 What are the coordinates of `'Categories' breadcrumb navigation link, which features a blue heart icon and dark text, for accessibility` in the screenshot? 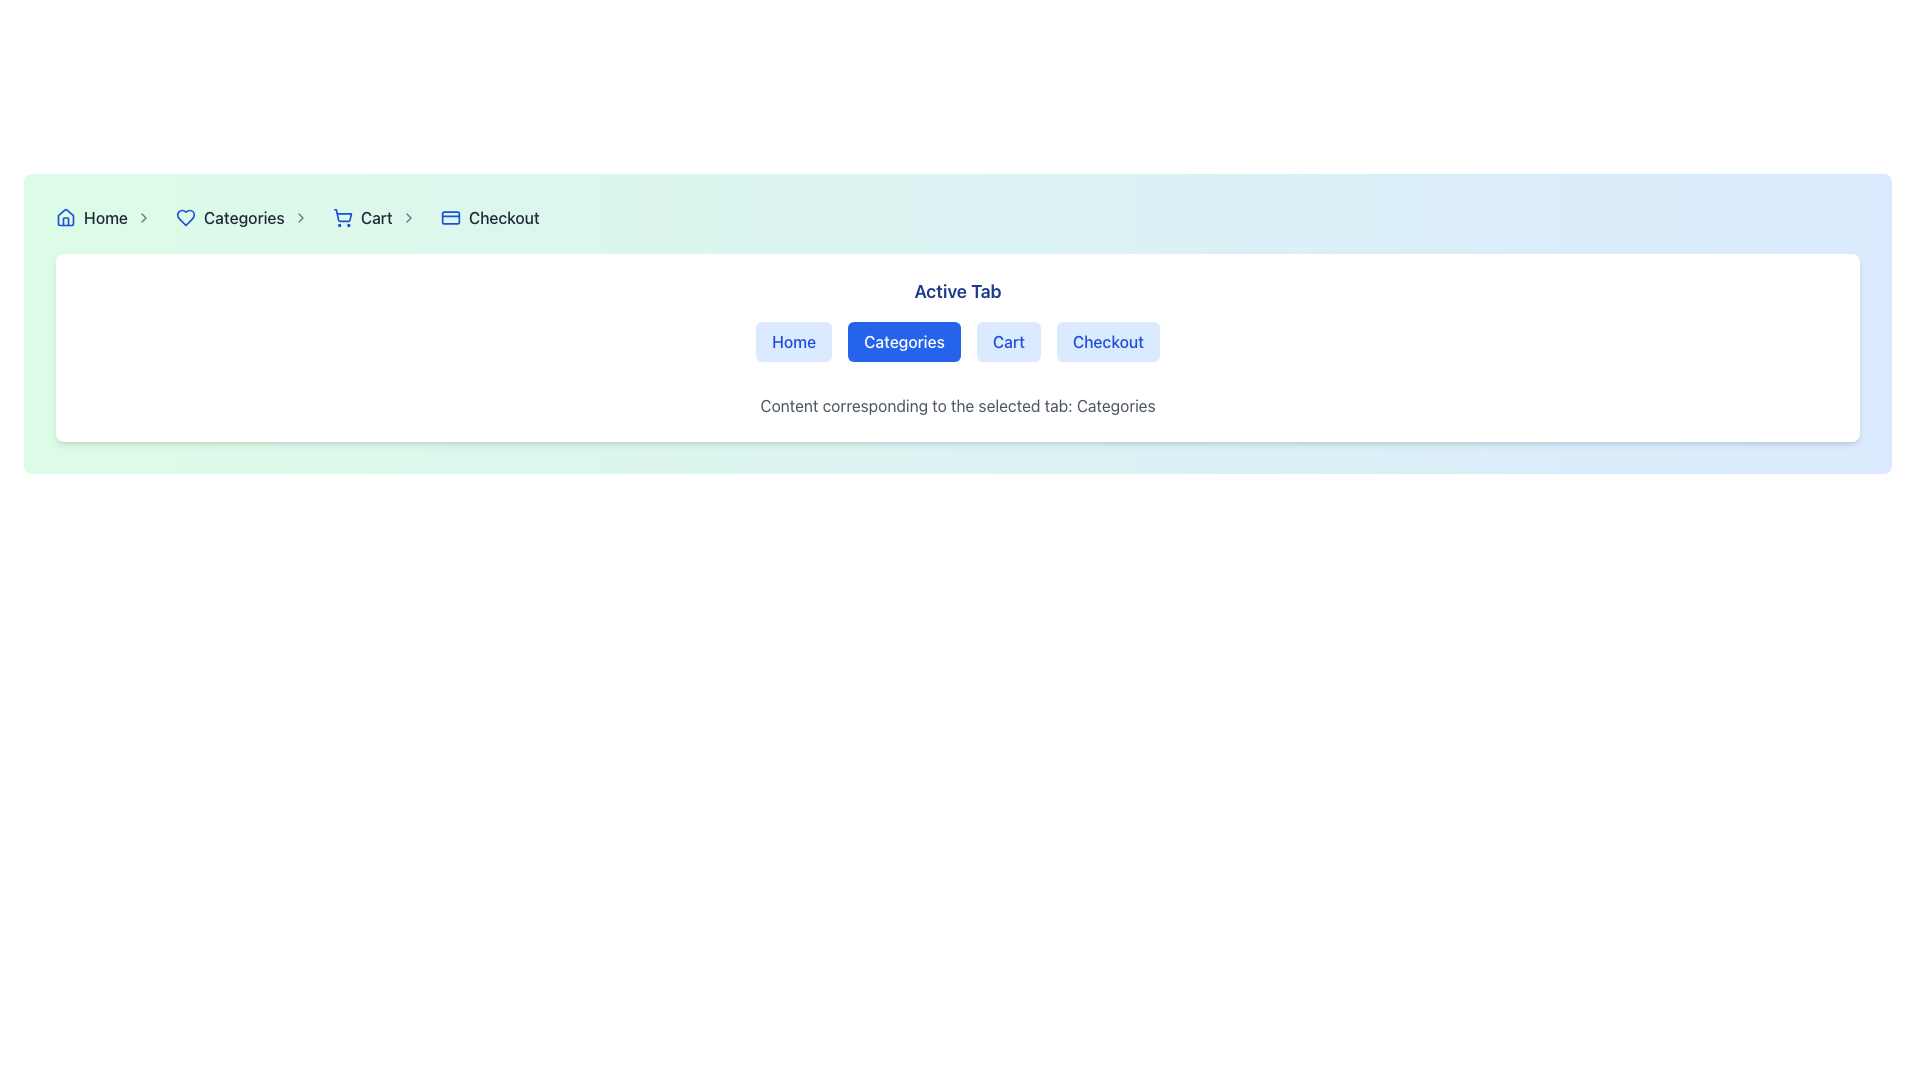 It's located at (245, 218).